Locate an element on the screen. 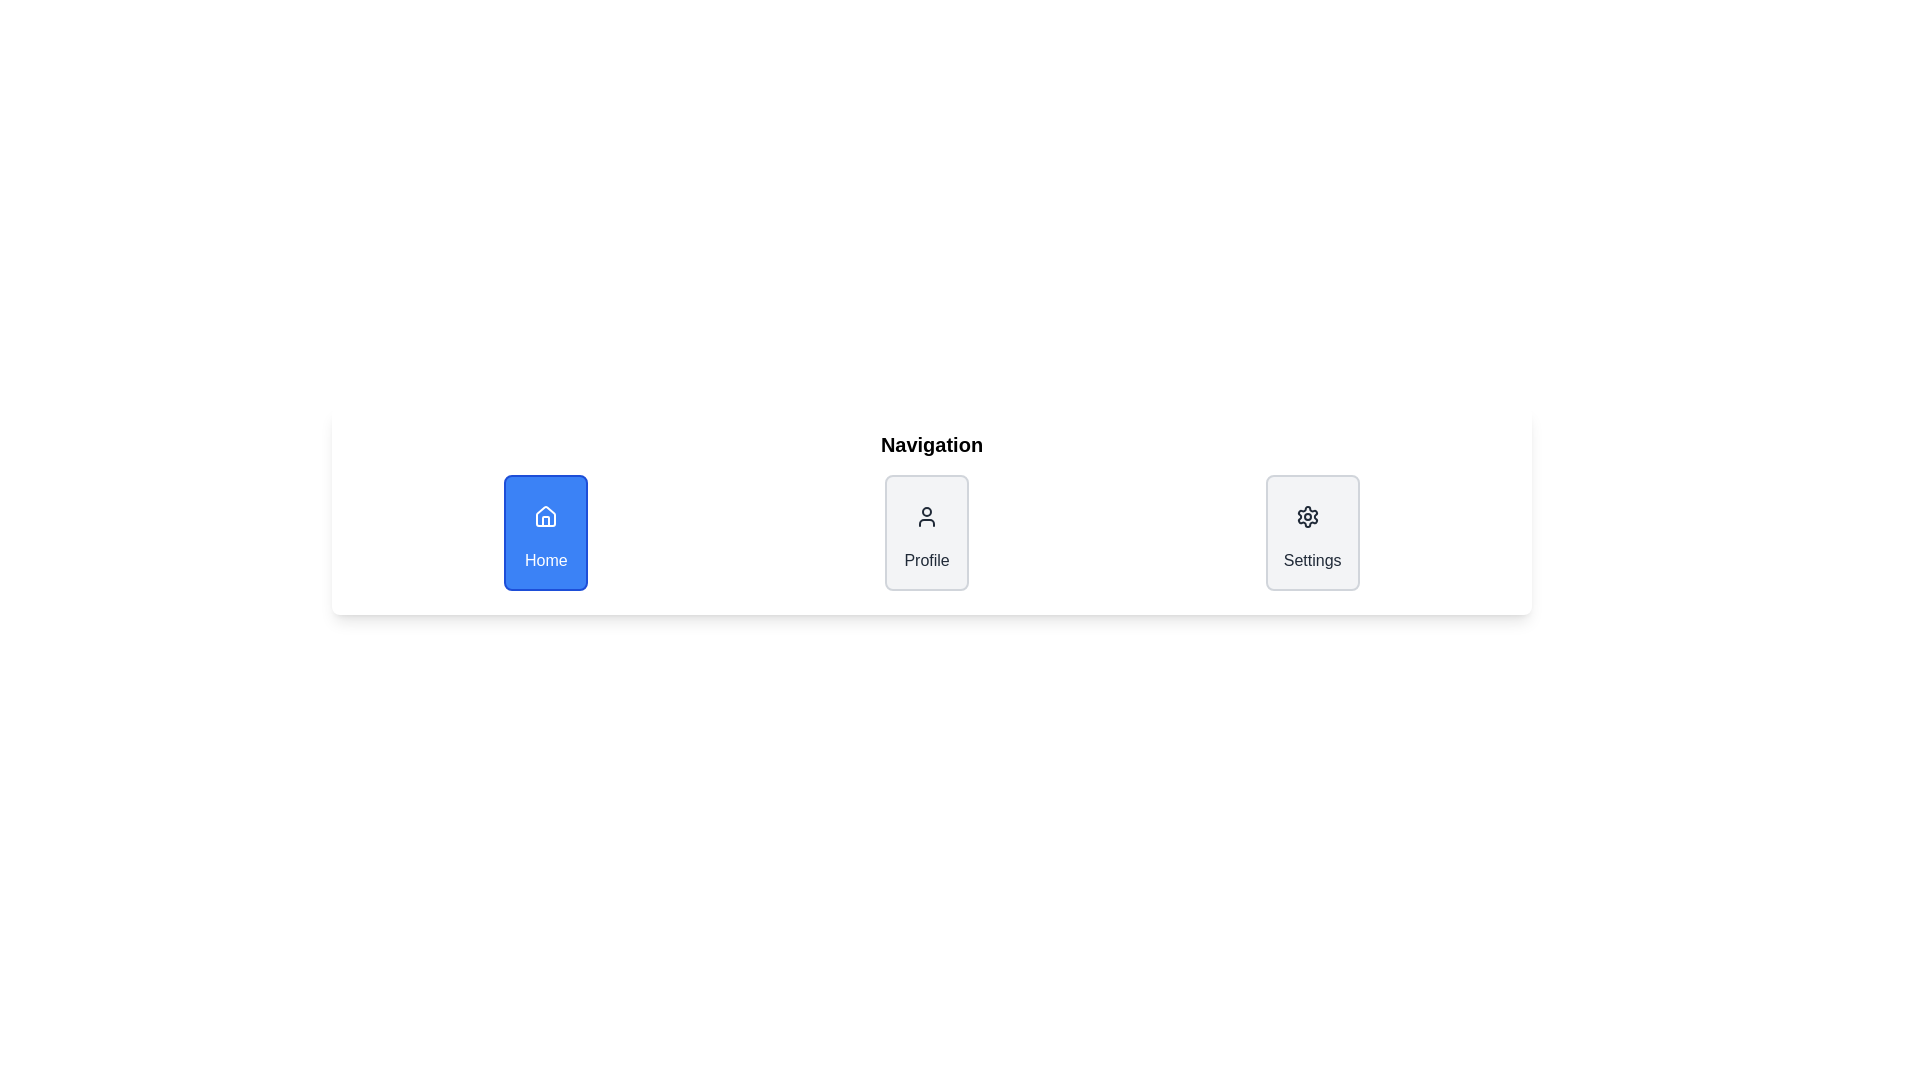  the circular gear-shaped icon, which is centrally aligned in the 'Settings' button located at the far right of the horizontal navigation menu, above the text 'Settings.' is located at coordinates (1307, 515).